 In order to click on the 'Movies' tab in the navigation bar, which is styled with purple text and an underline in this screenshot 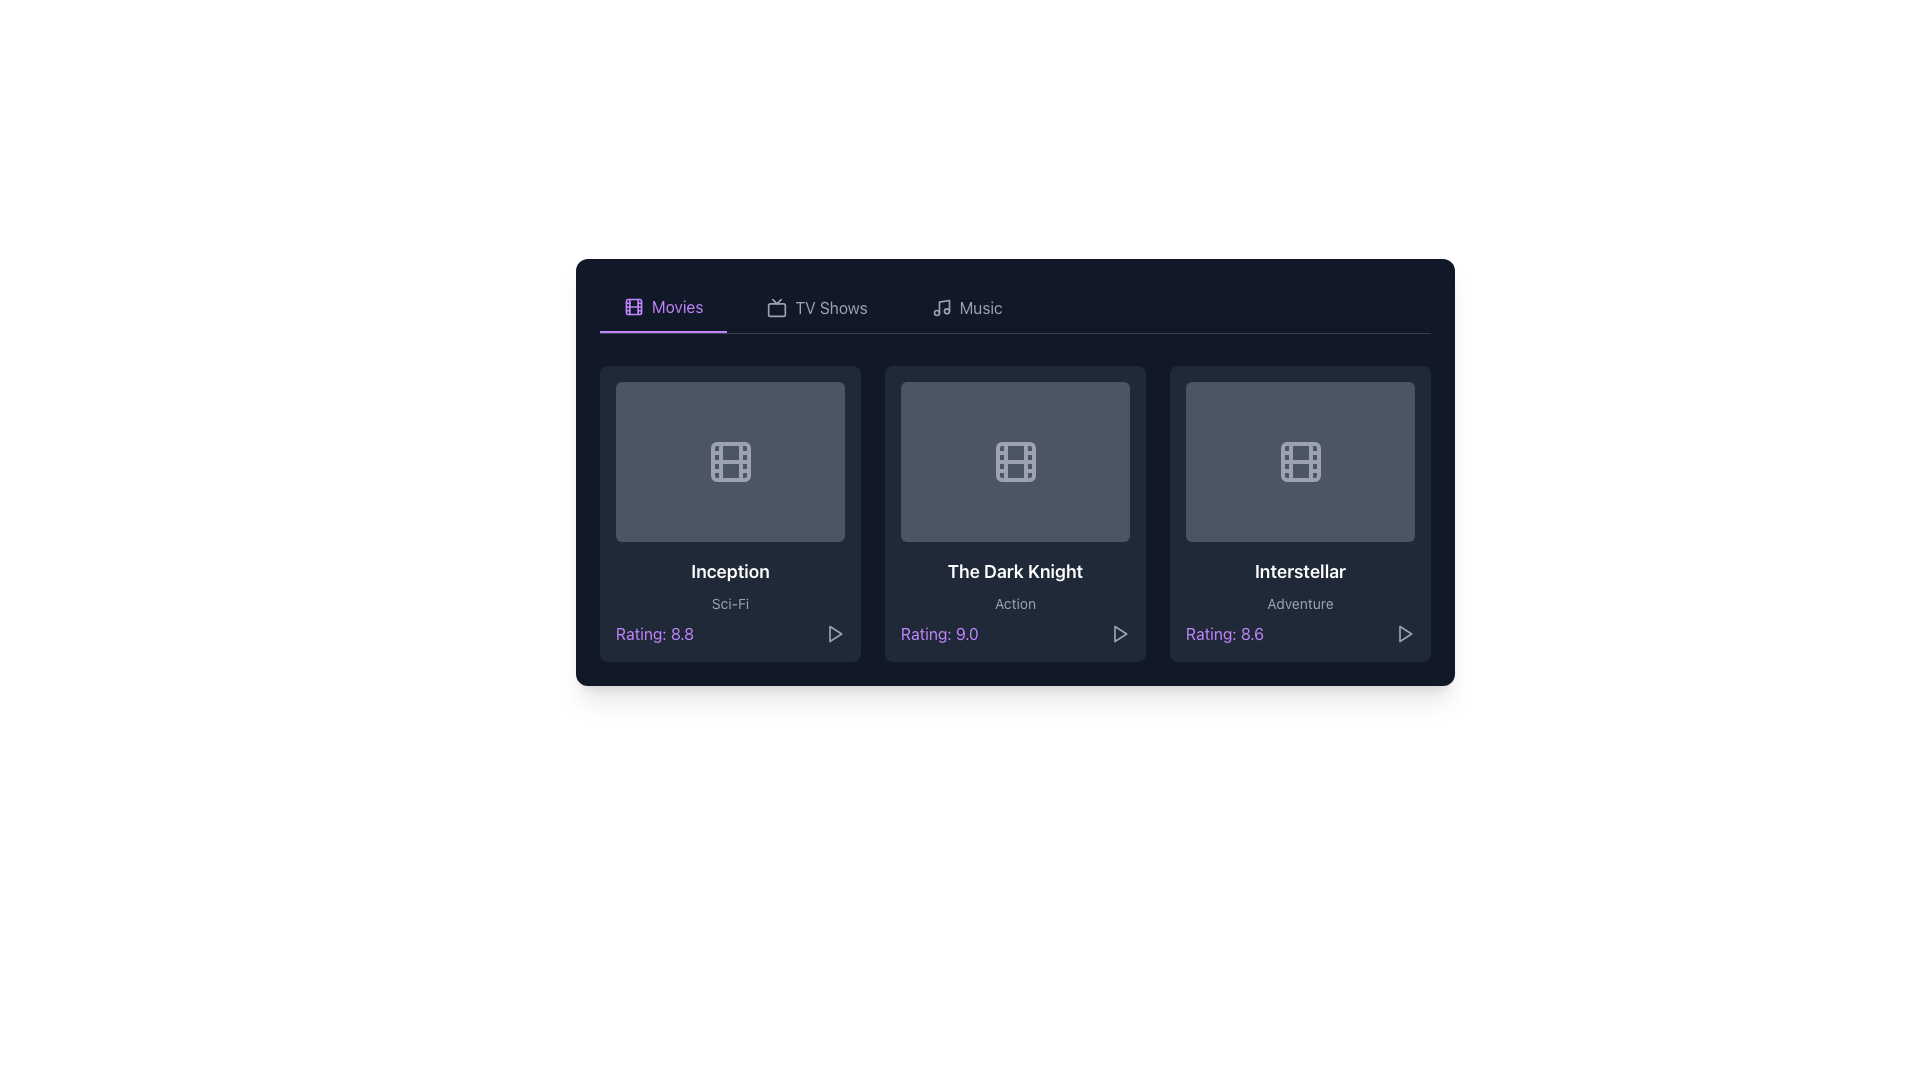, I will do `click(663, 308)`.